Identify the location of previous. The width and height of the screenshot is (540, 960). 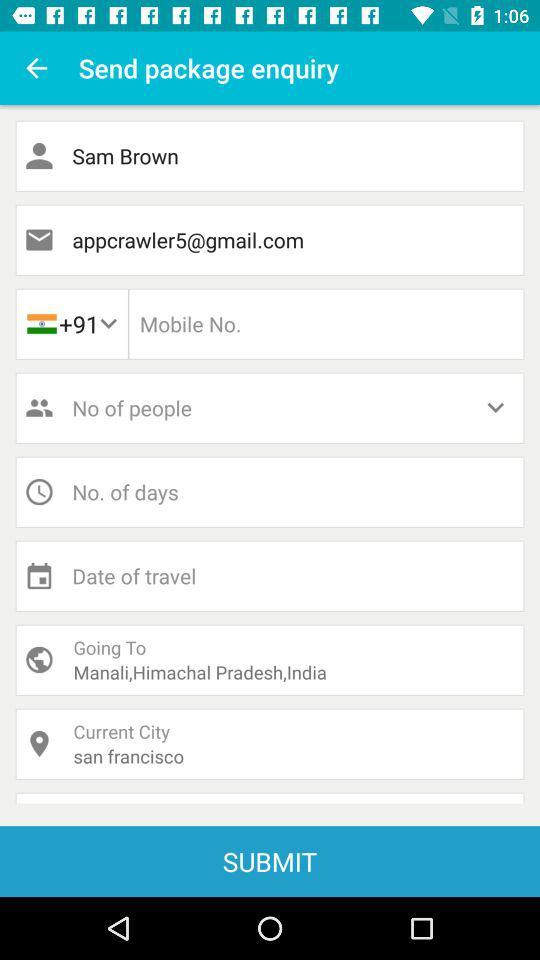
(36, 68).